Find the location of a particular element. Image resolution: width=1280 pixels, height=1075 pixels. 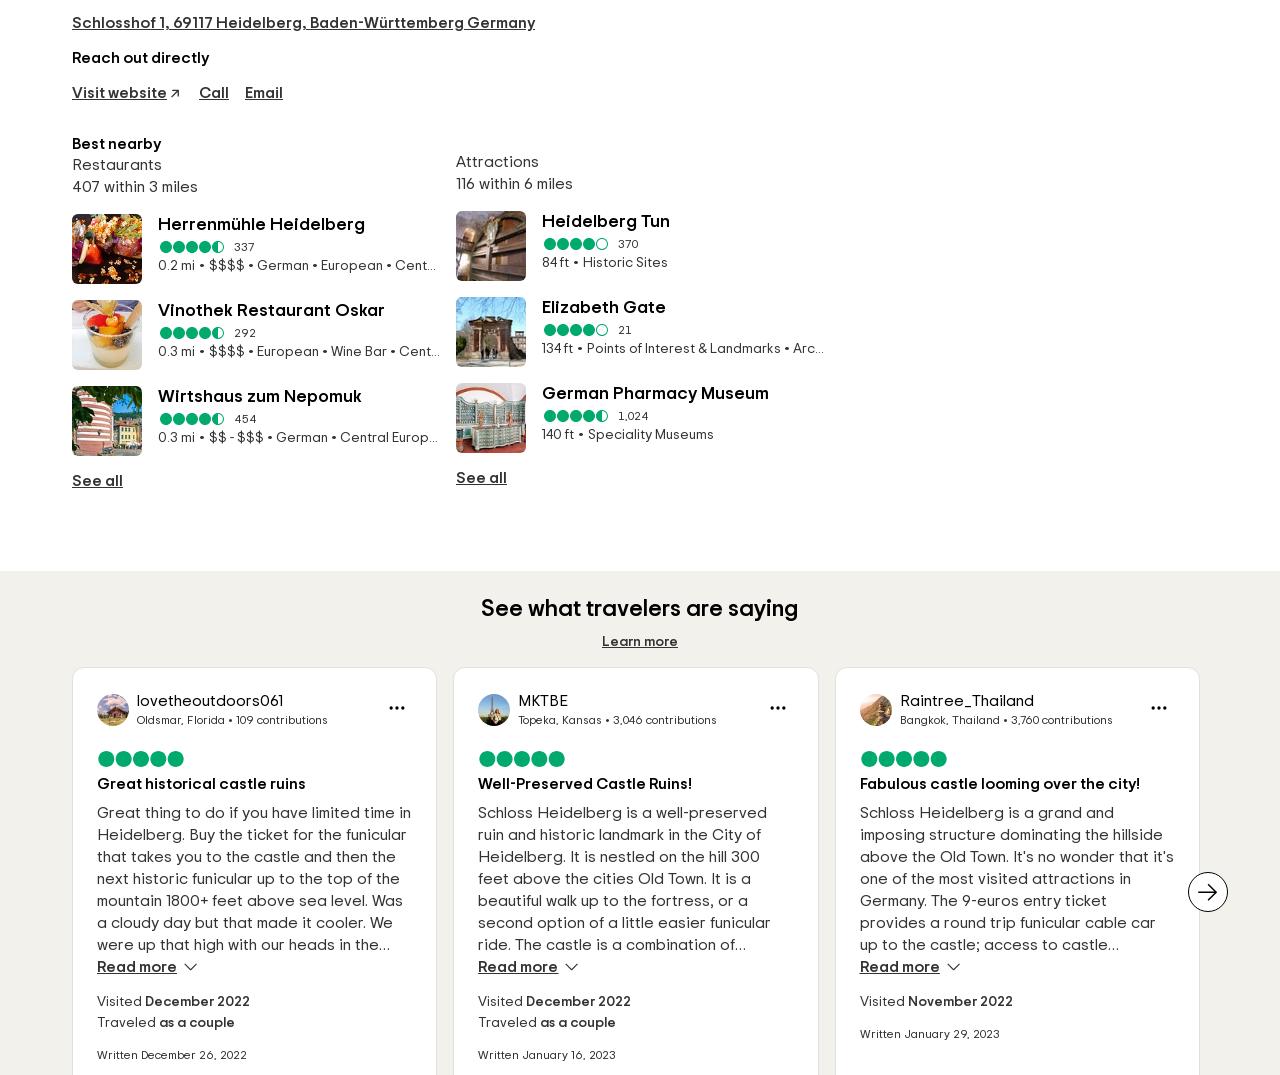

'$$ - $$$ • German • Central European • Vegetarian Friendly' is located at coordinates (296, 446).